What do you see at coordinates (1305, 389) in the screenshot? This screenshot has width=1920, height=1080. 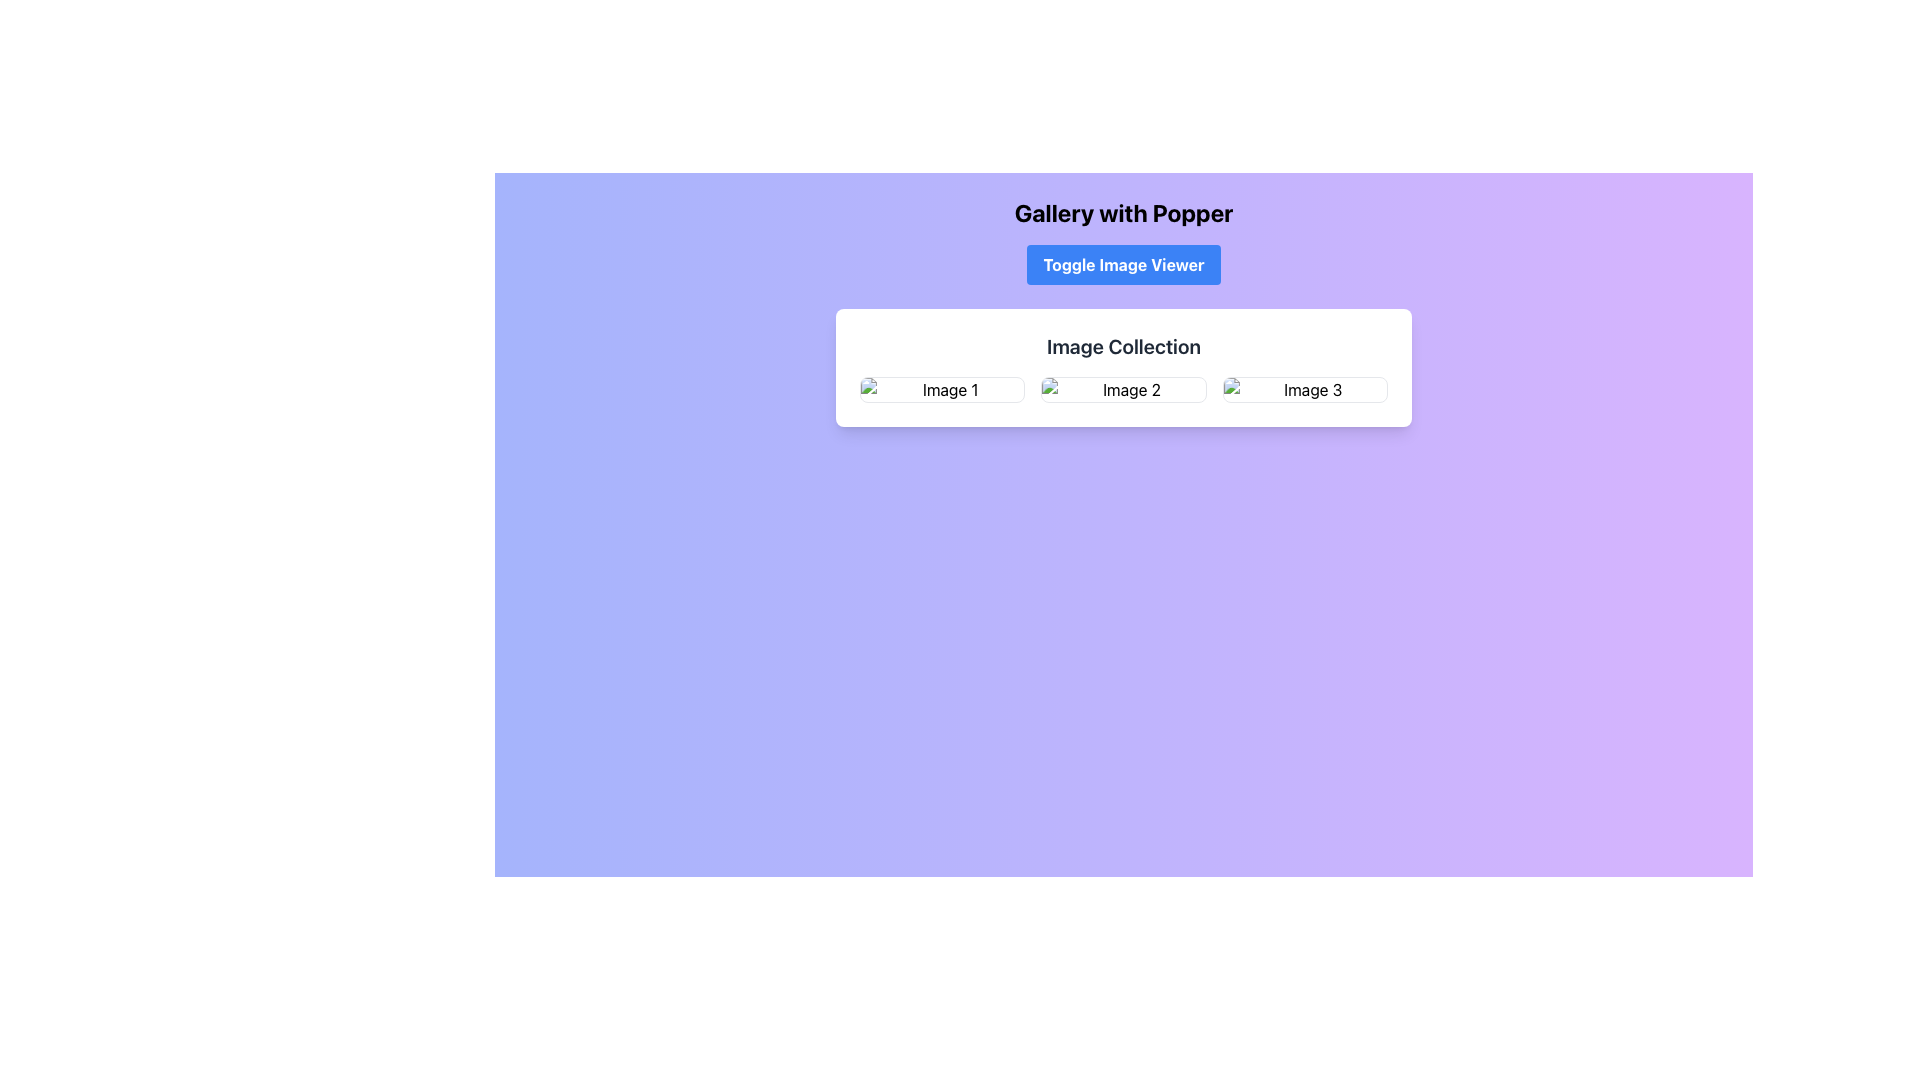 I see `the image labeled 'Image 3' in the 'Image Collection' grid layout, which serves as an interactive UI component` at bounding box center [1305, 389].